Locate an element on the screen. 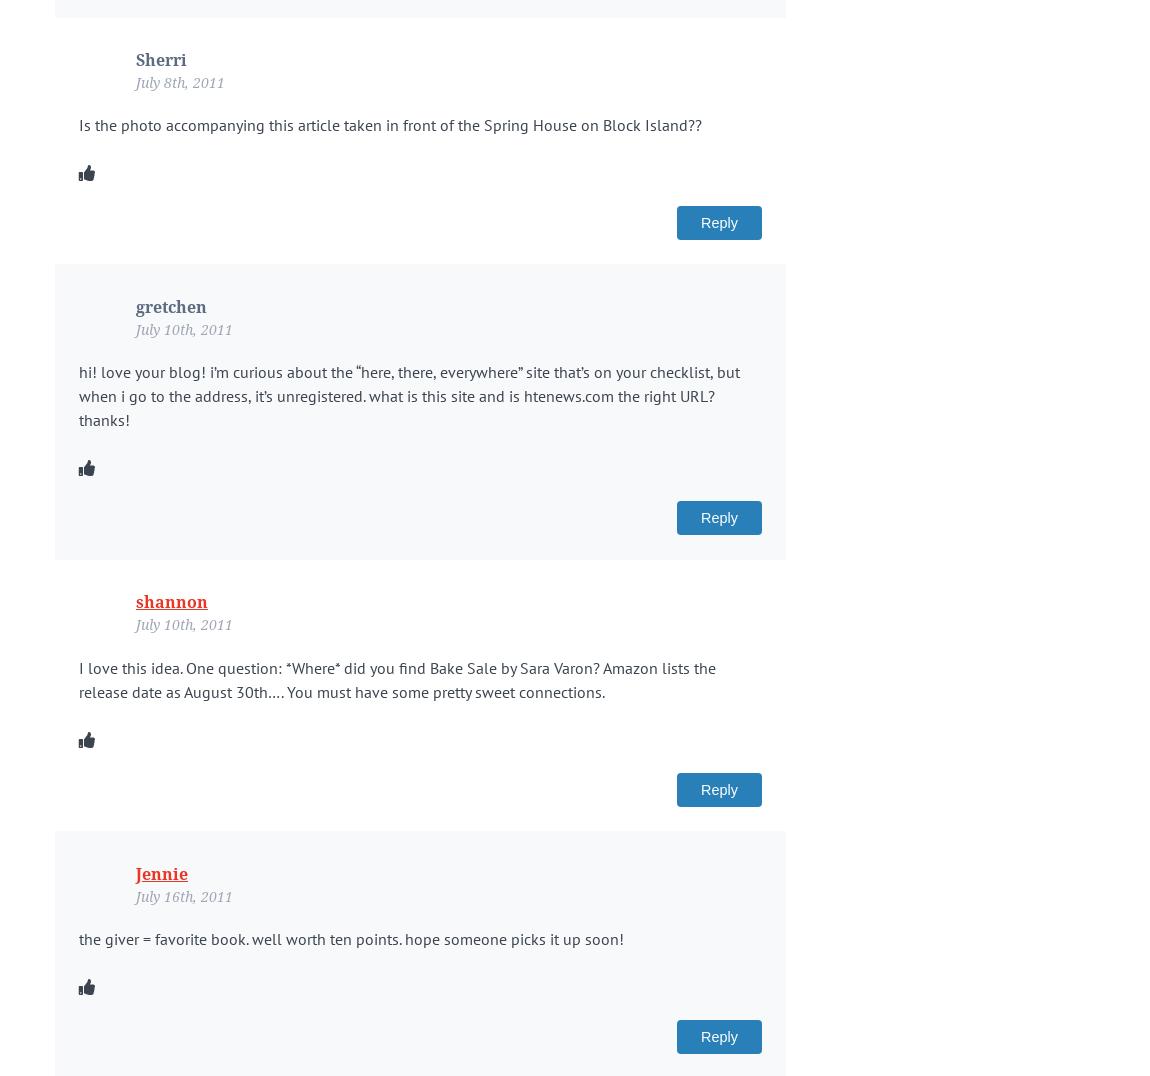 This screenshot has height=1076, width=1150. 'shannon' is located at coordinates (171, 602).